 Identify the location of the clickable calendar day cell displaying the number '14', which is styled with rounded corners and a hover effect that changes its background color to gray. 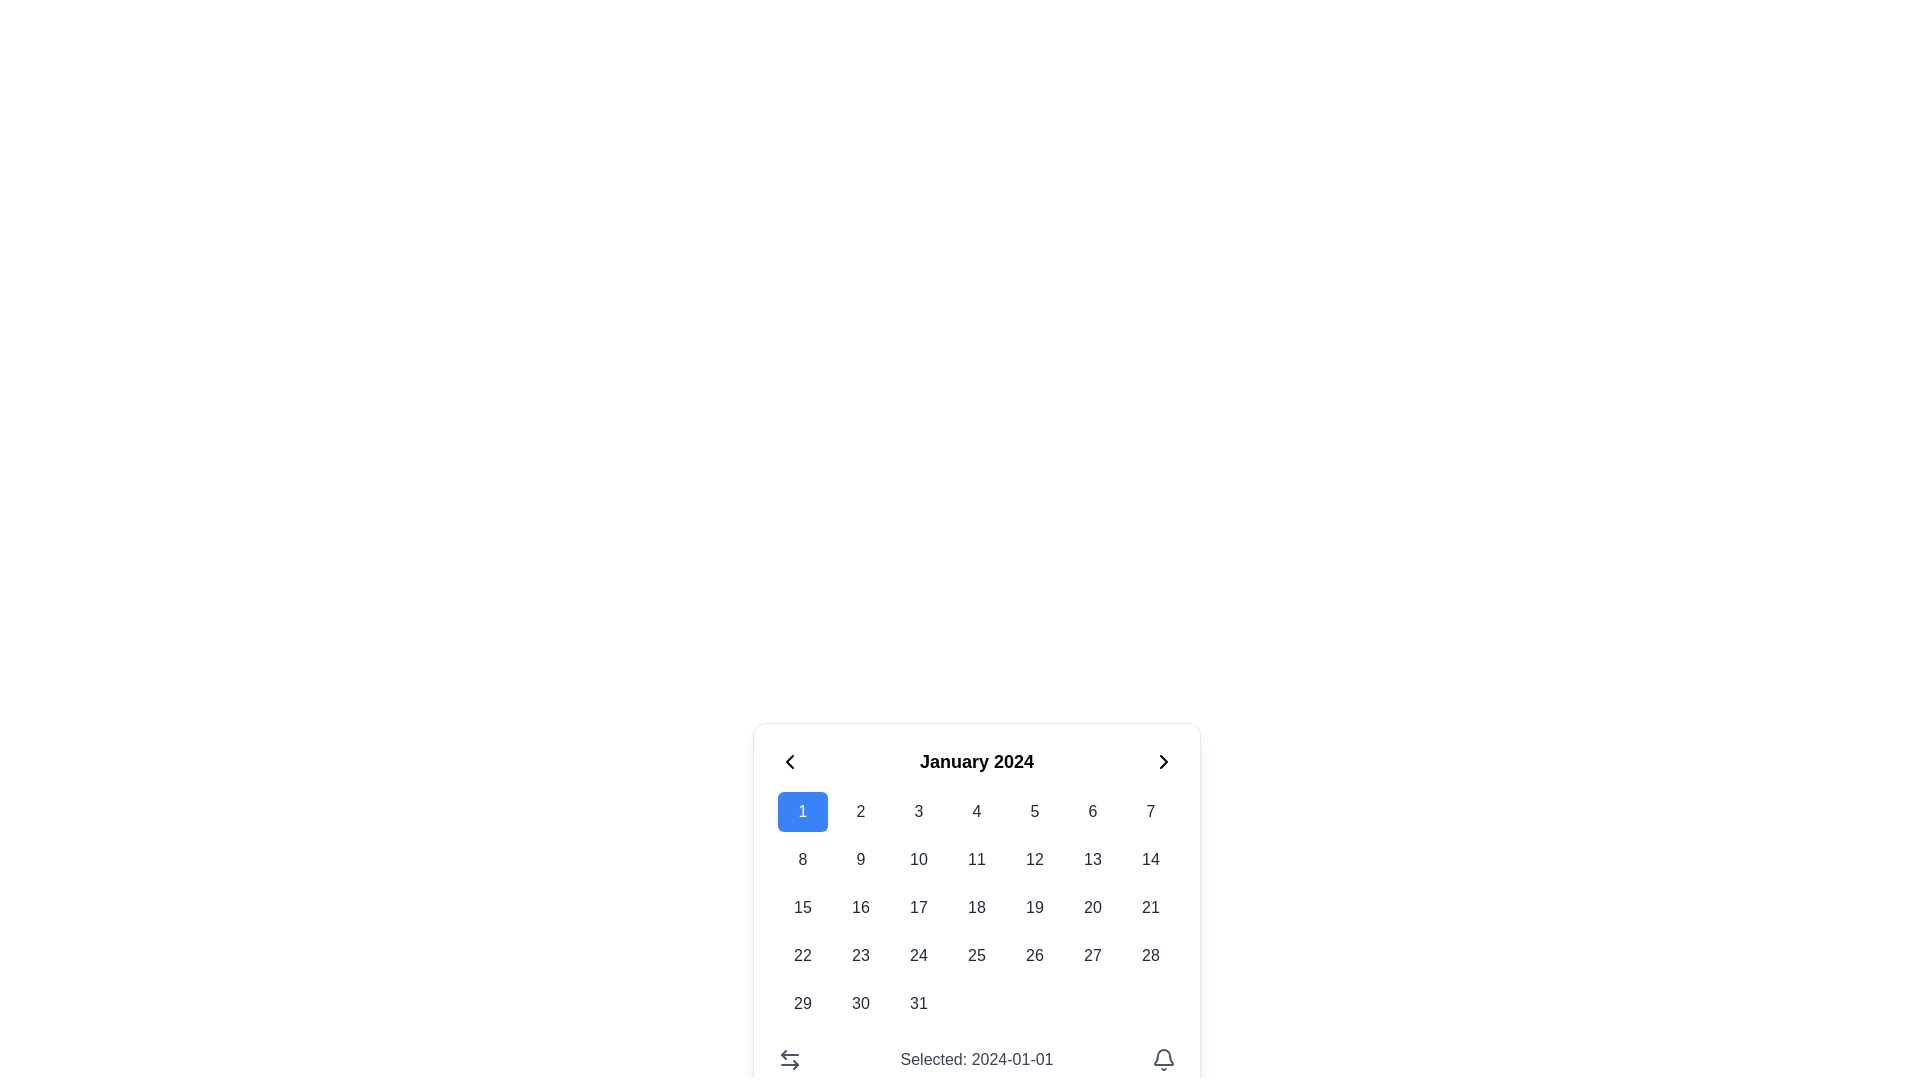
(1151, 859).